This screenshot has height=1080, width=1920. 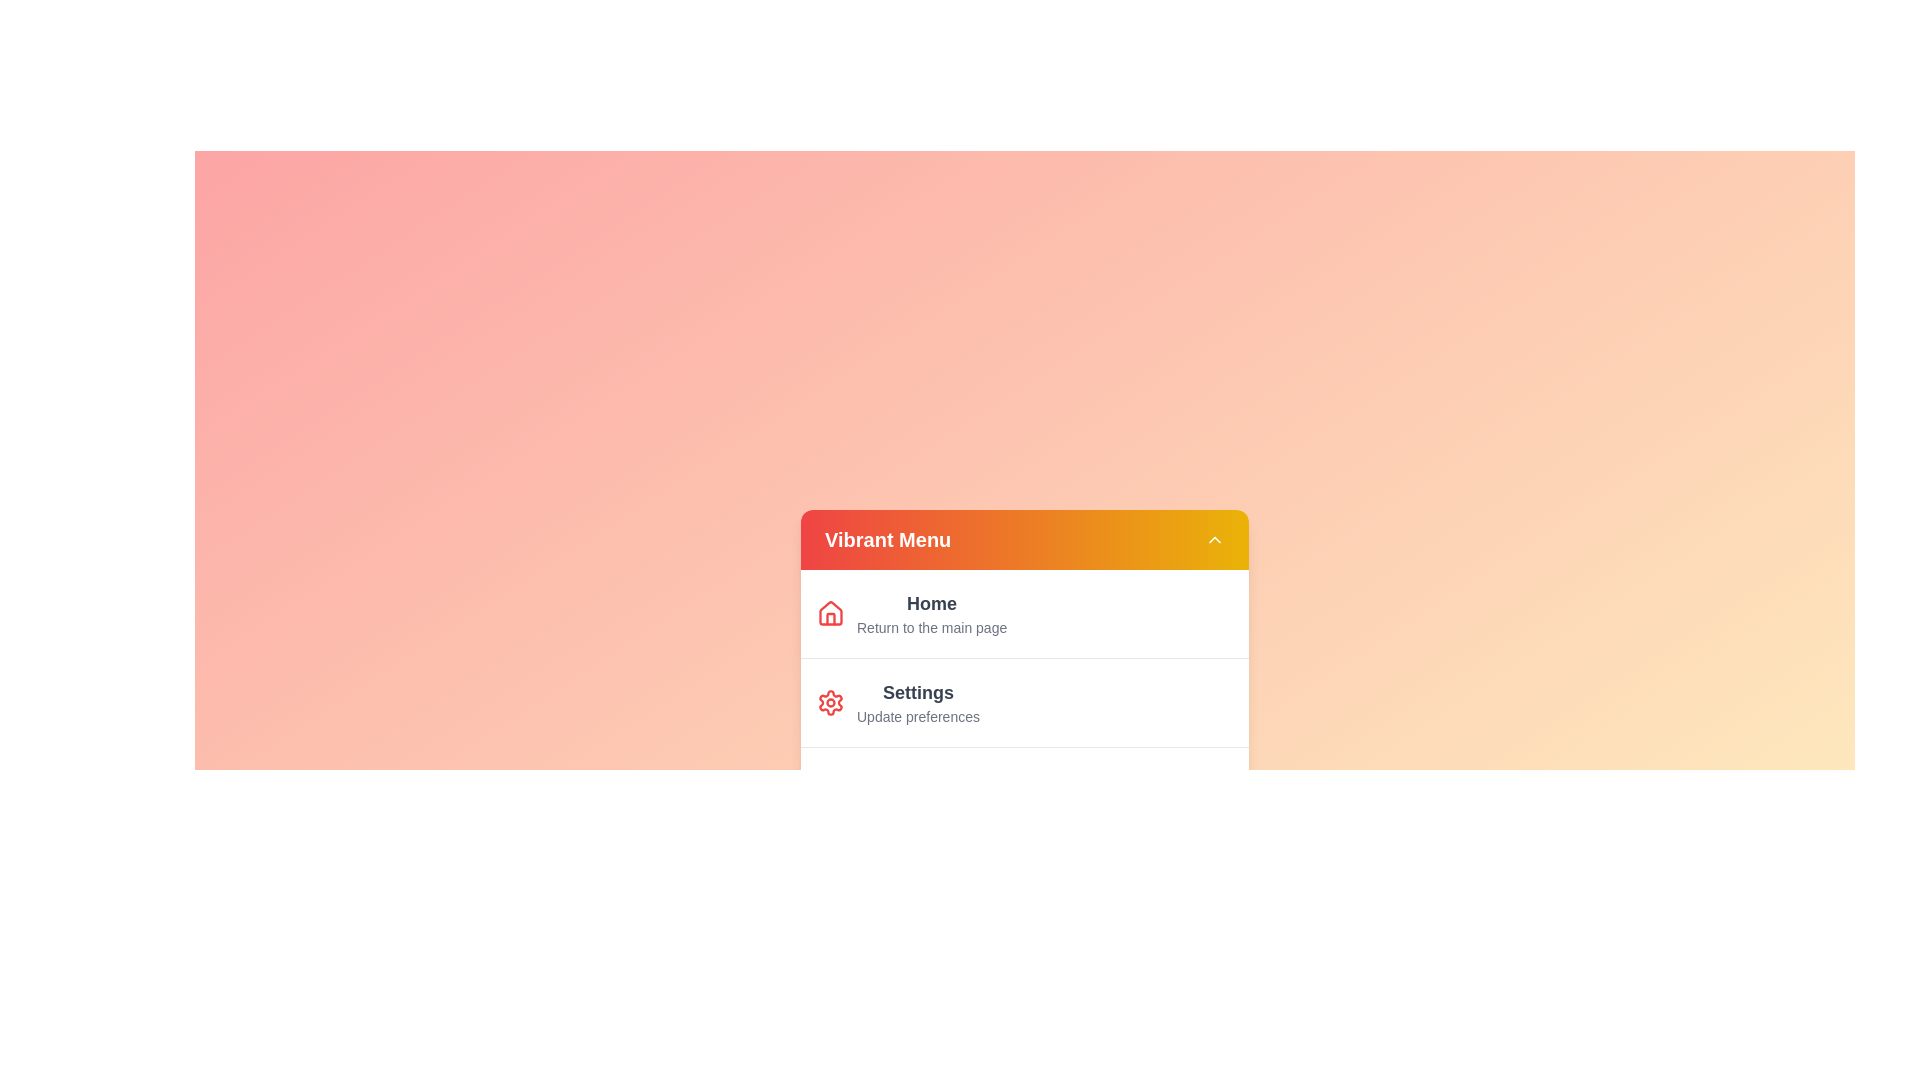 What do you see at coordinates (930, 612) in the screenshot?
I see `the menu item Home` at bounding box center [930, 612].